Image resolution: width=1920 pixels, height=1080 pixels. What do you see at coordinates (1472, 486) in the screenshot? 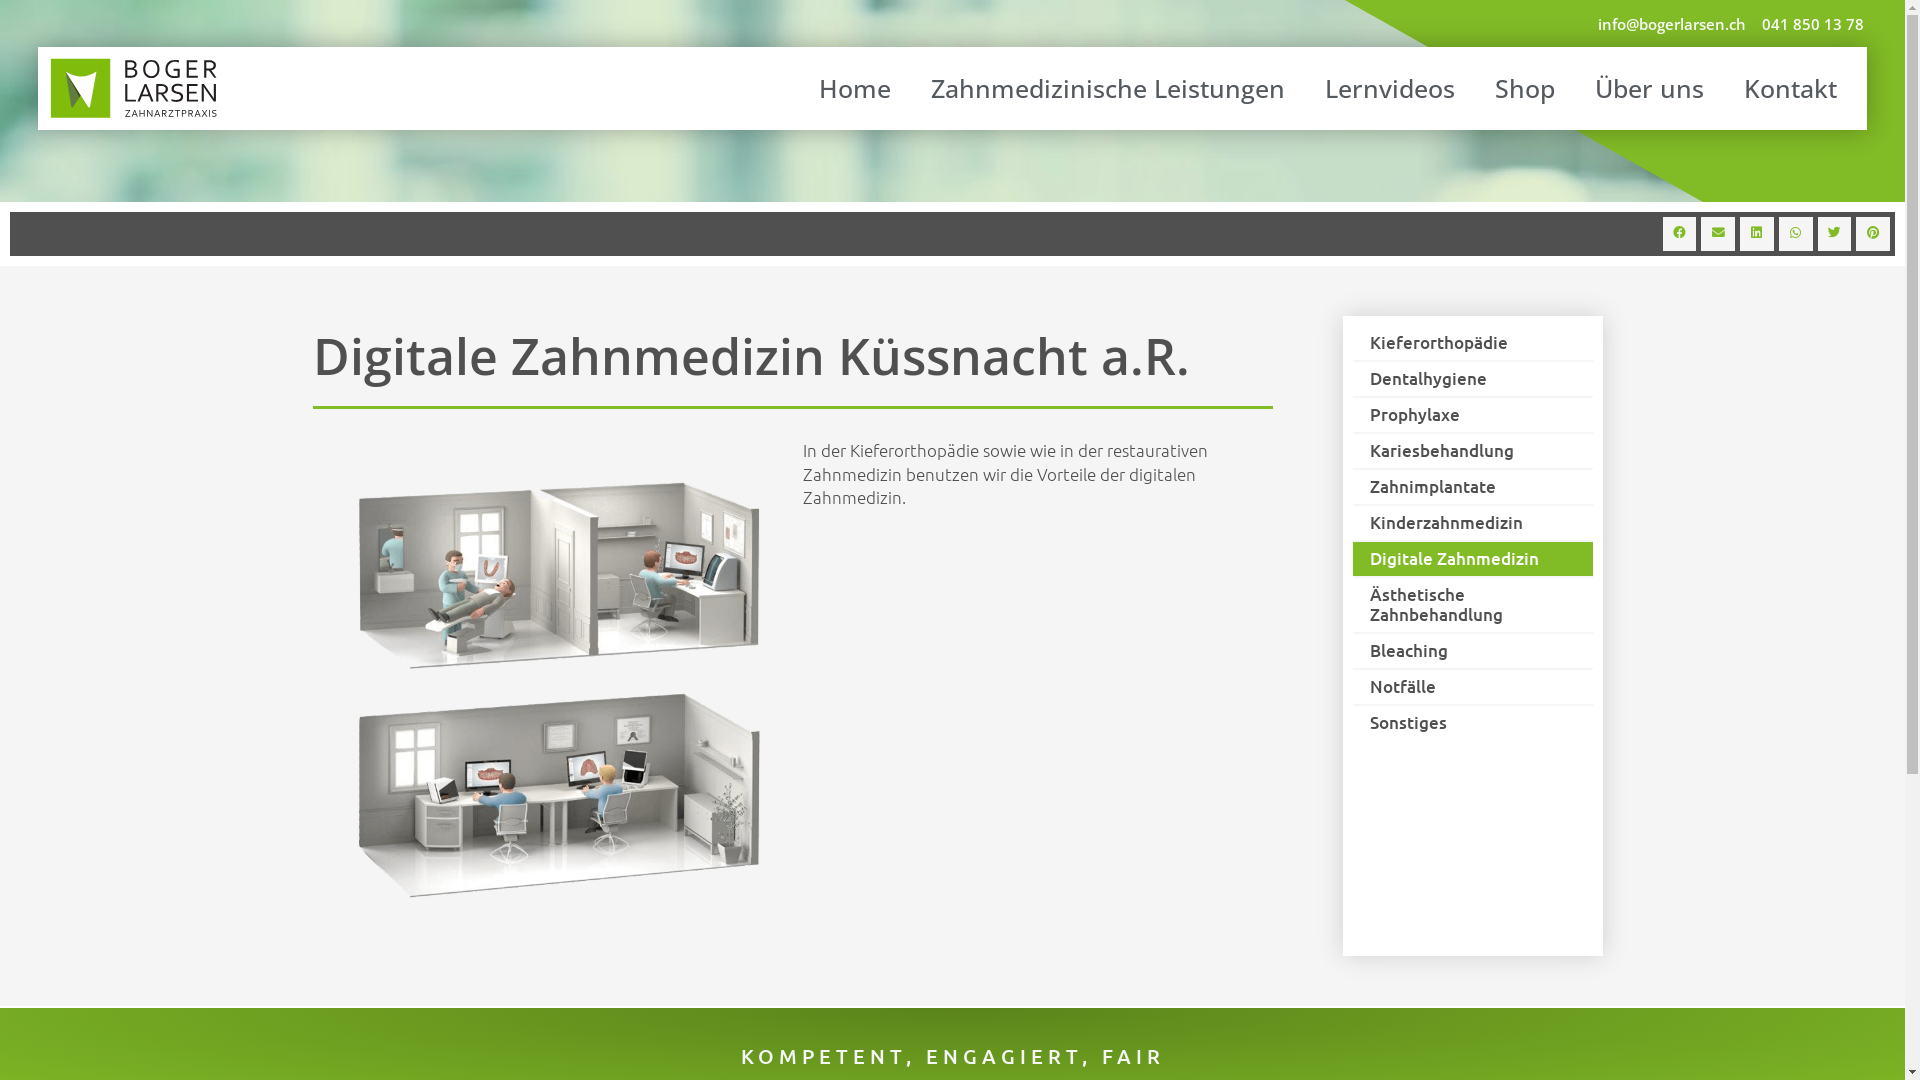
I see `'Zahnimplantate'` at bounding box center [1472, 486].